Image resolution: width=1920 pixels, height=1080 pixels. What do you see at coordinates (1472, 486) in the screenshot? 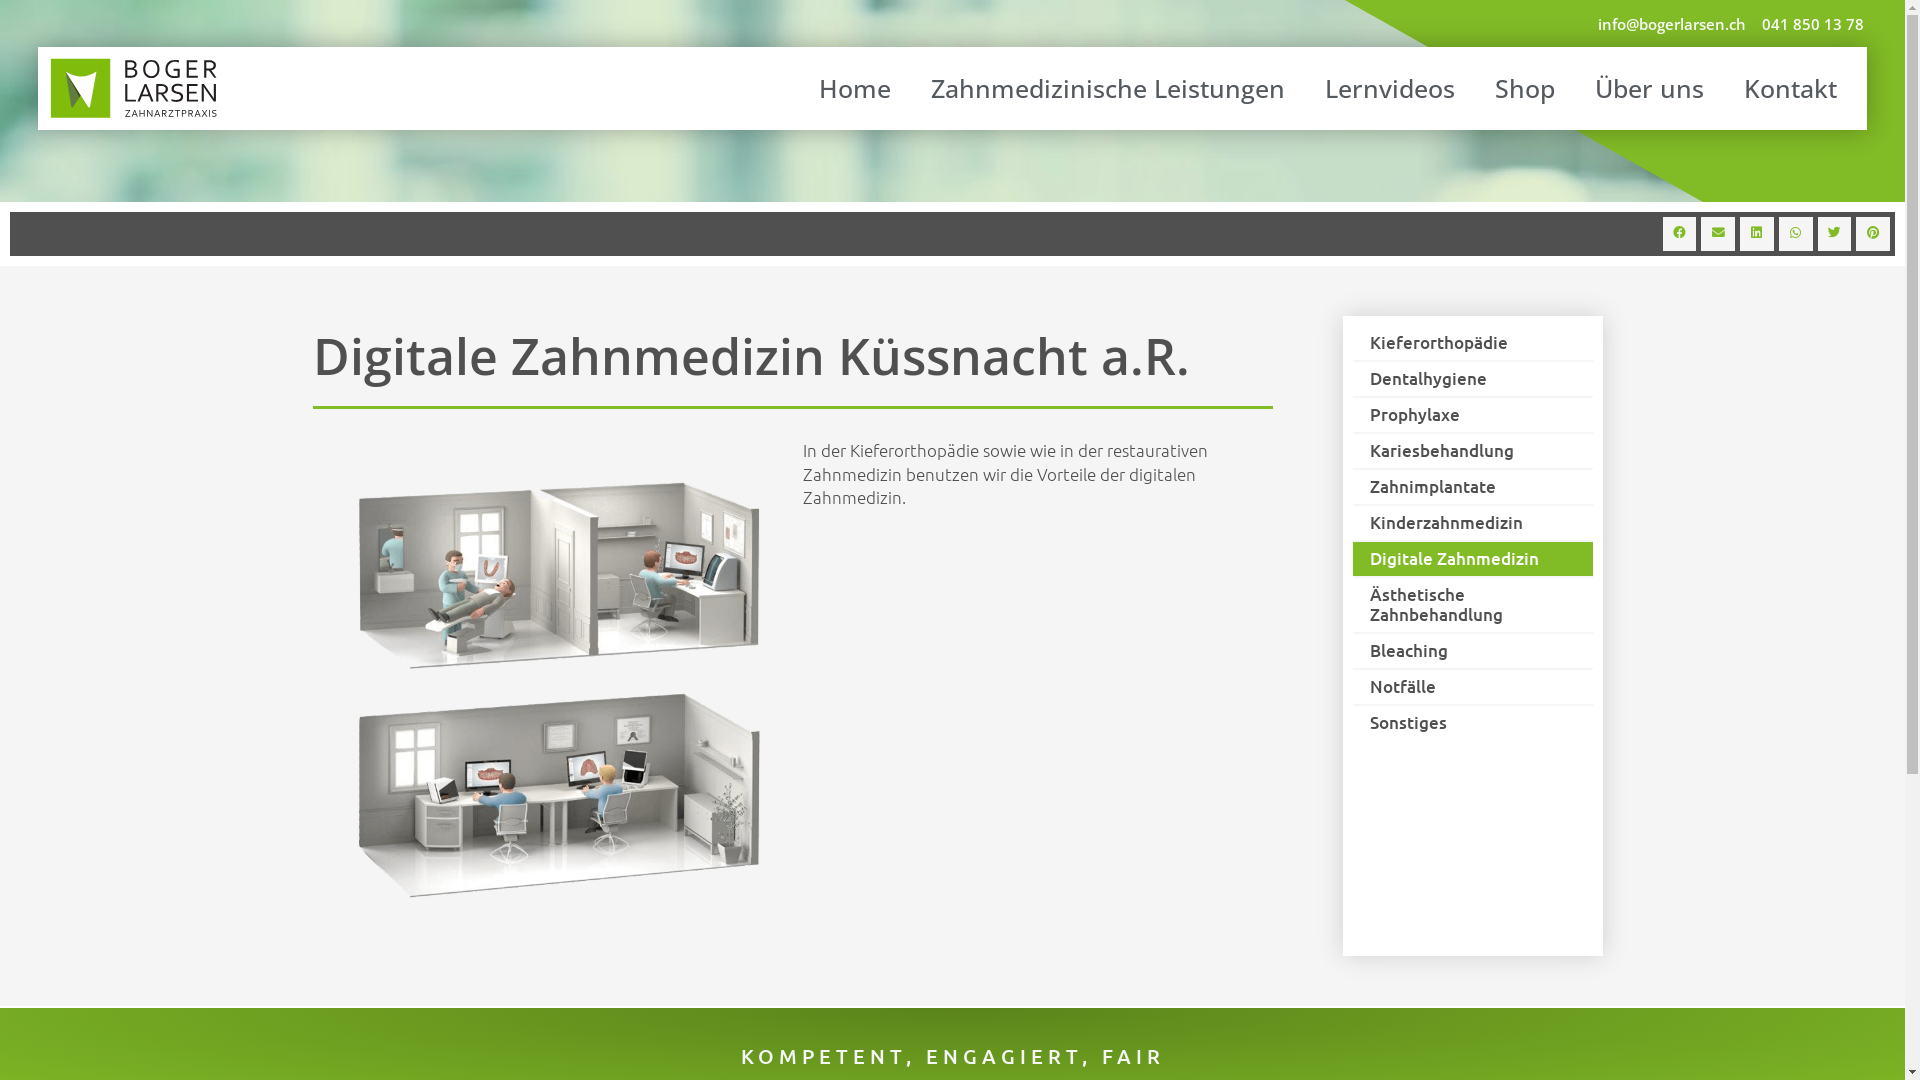
I see `'Zahnimplantate'` at bounding box center [1472, 486].